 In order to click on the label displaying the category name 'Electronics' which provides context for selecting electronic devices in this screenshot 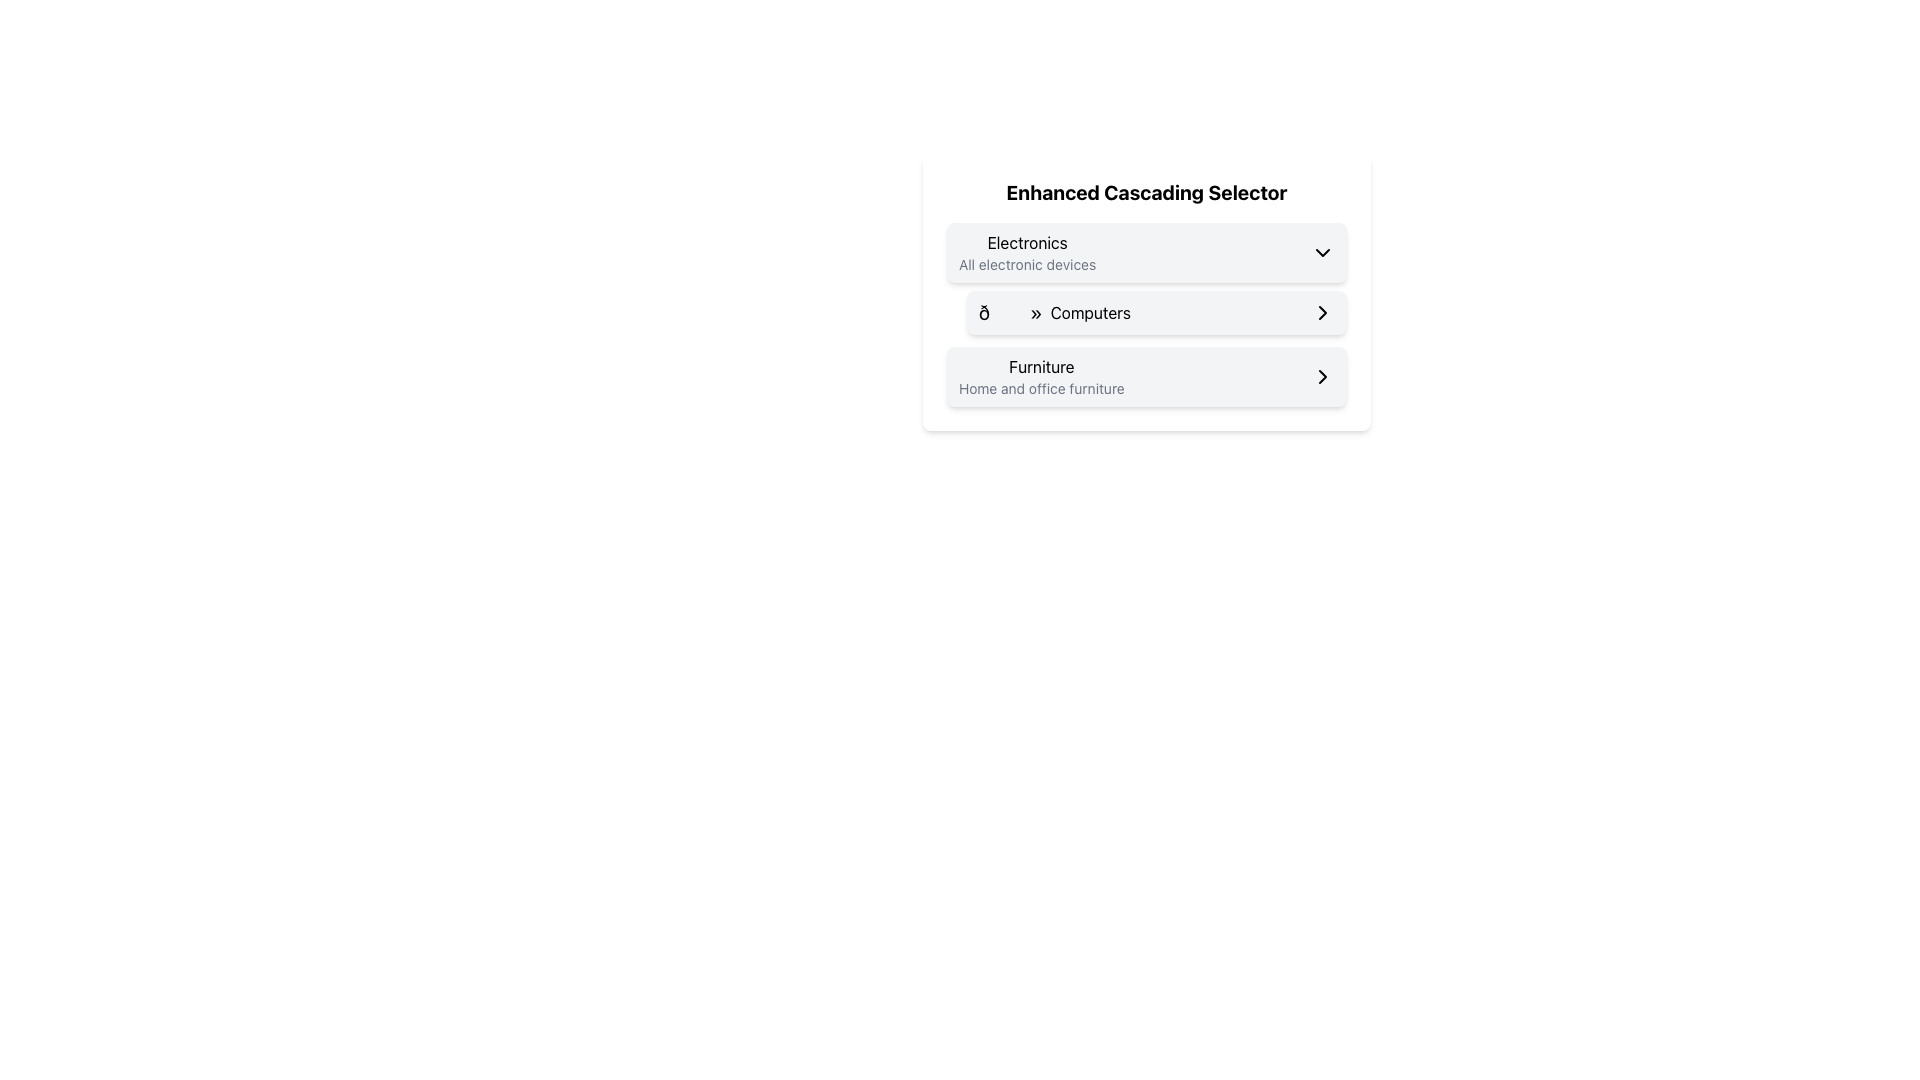, I will do `click(1027, 252)`.